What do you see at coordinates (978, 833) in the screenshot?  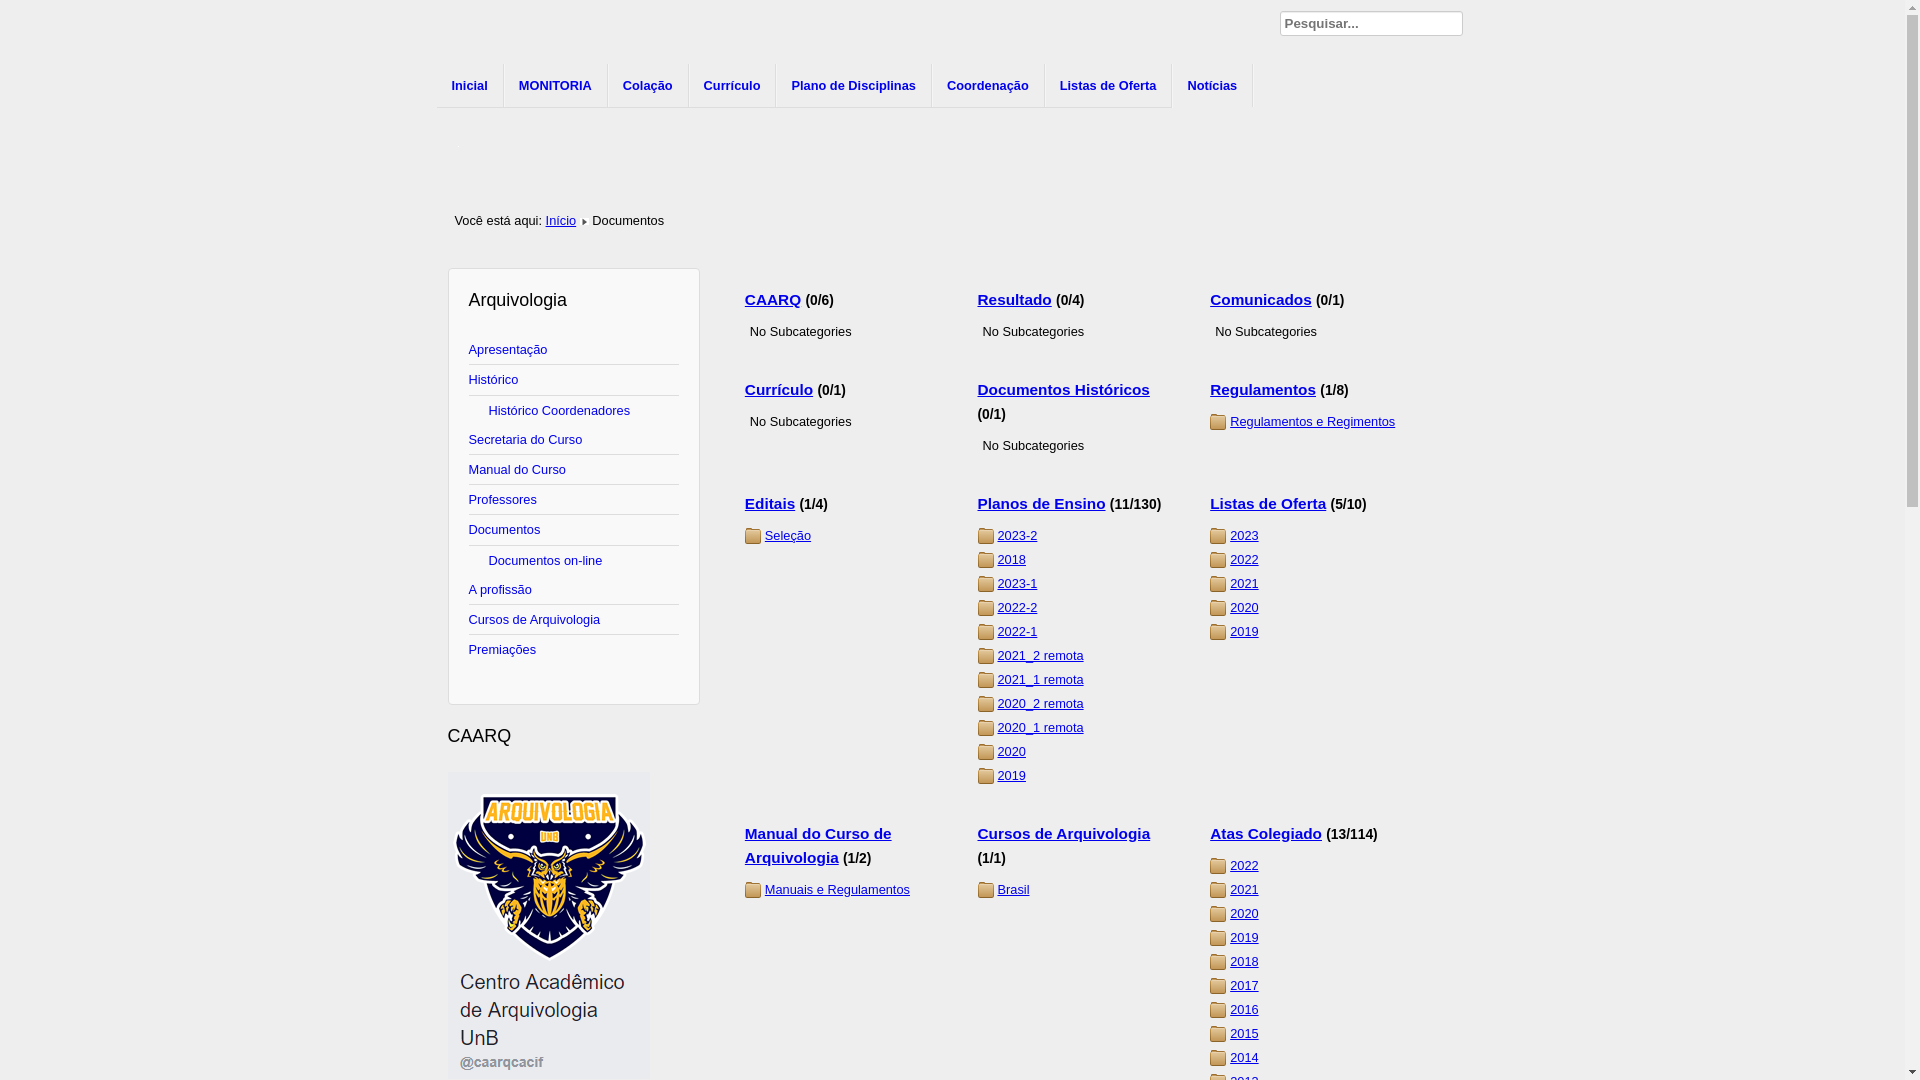 I see `'Cursos de Arquivologia'` at bounding box center [978, 833].